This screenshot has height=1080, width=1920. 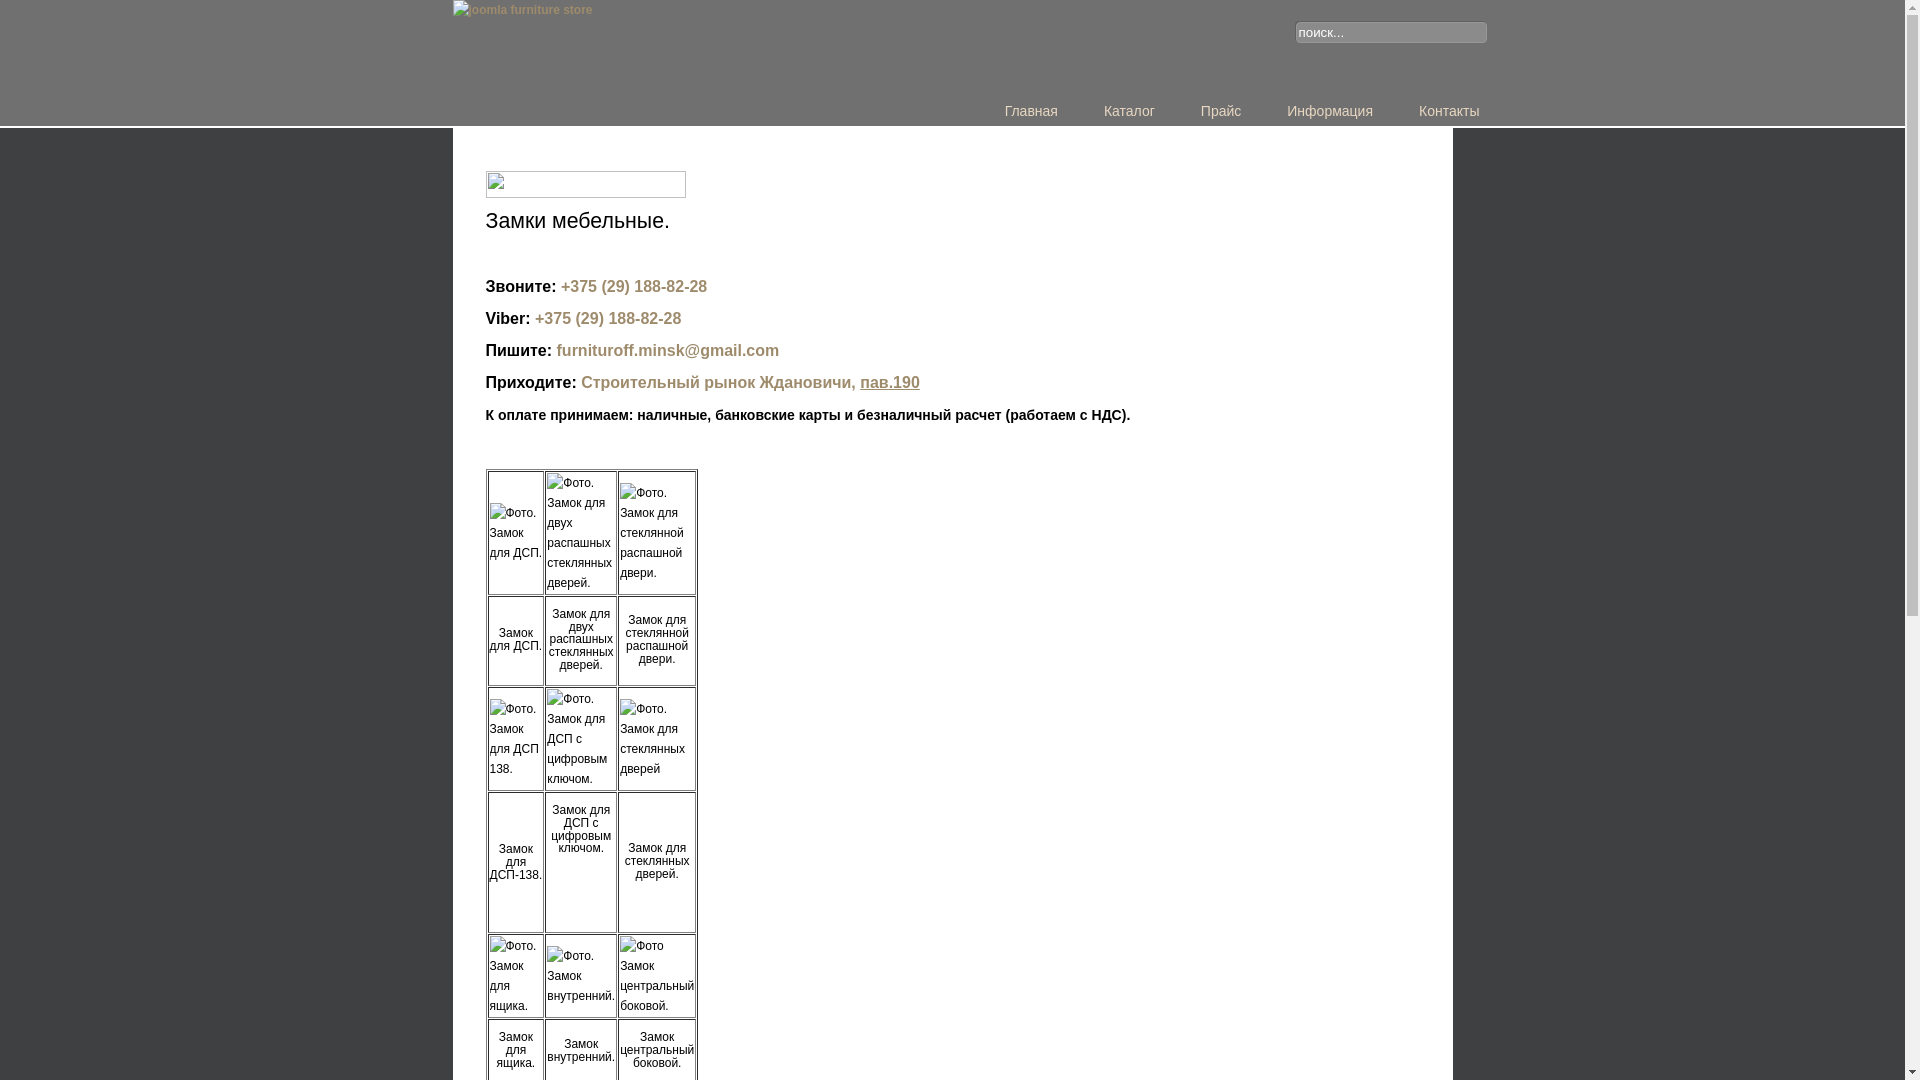 I want to click on '+375 (29) 188-82-28', so click(x=607, y=317).